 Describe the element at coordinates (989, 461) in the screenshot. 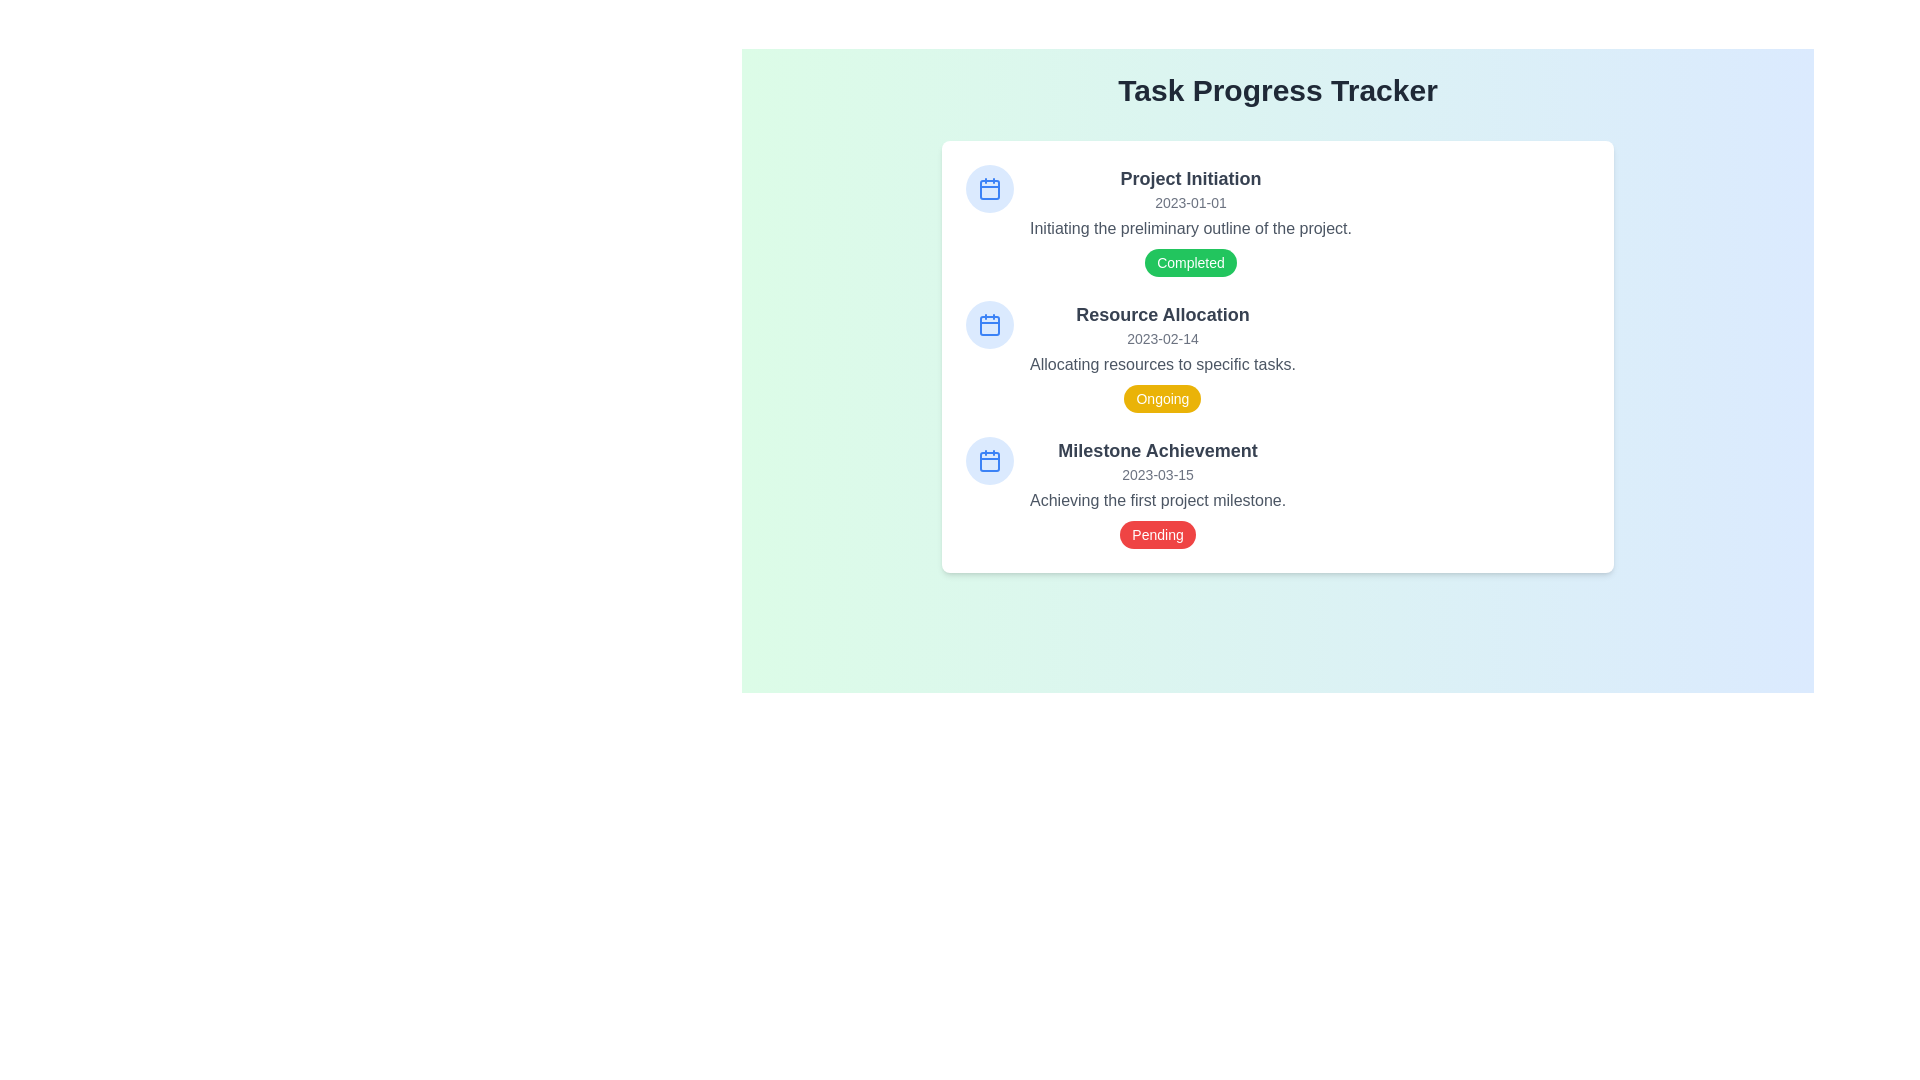

I see `the rounded blue icon button with a calendar icon located to the left of the 'Milestone Achievement' section, which displays the date 2023-03-15` at that location.